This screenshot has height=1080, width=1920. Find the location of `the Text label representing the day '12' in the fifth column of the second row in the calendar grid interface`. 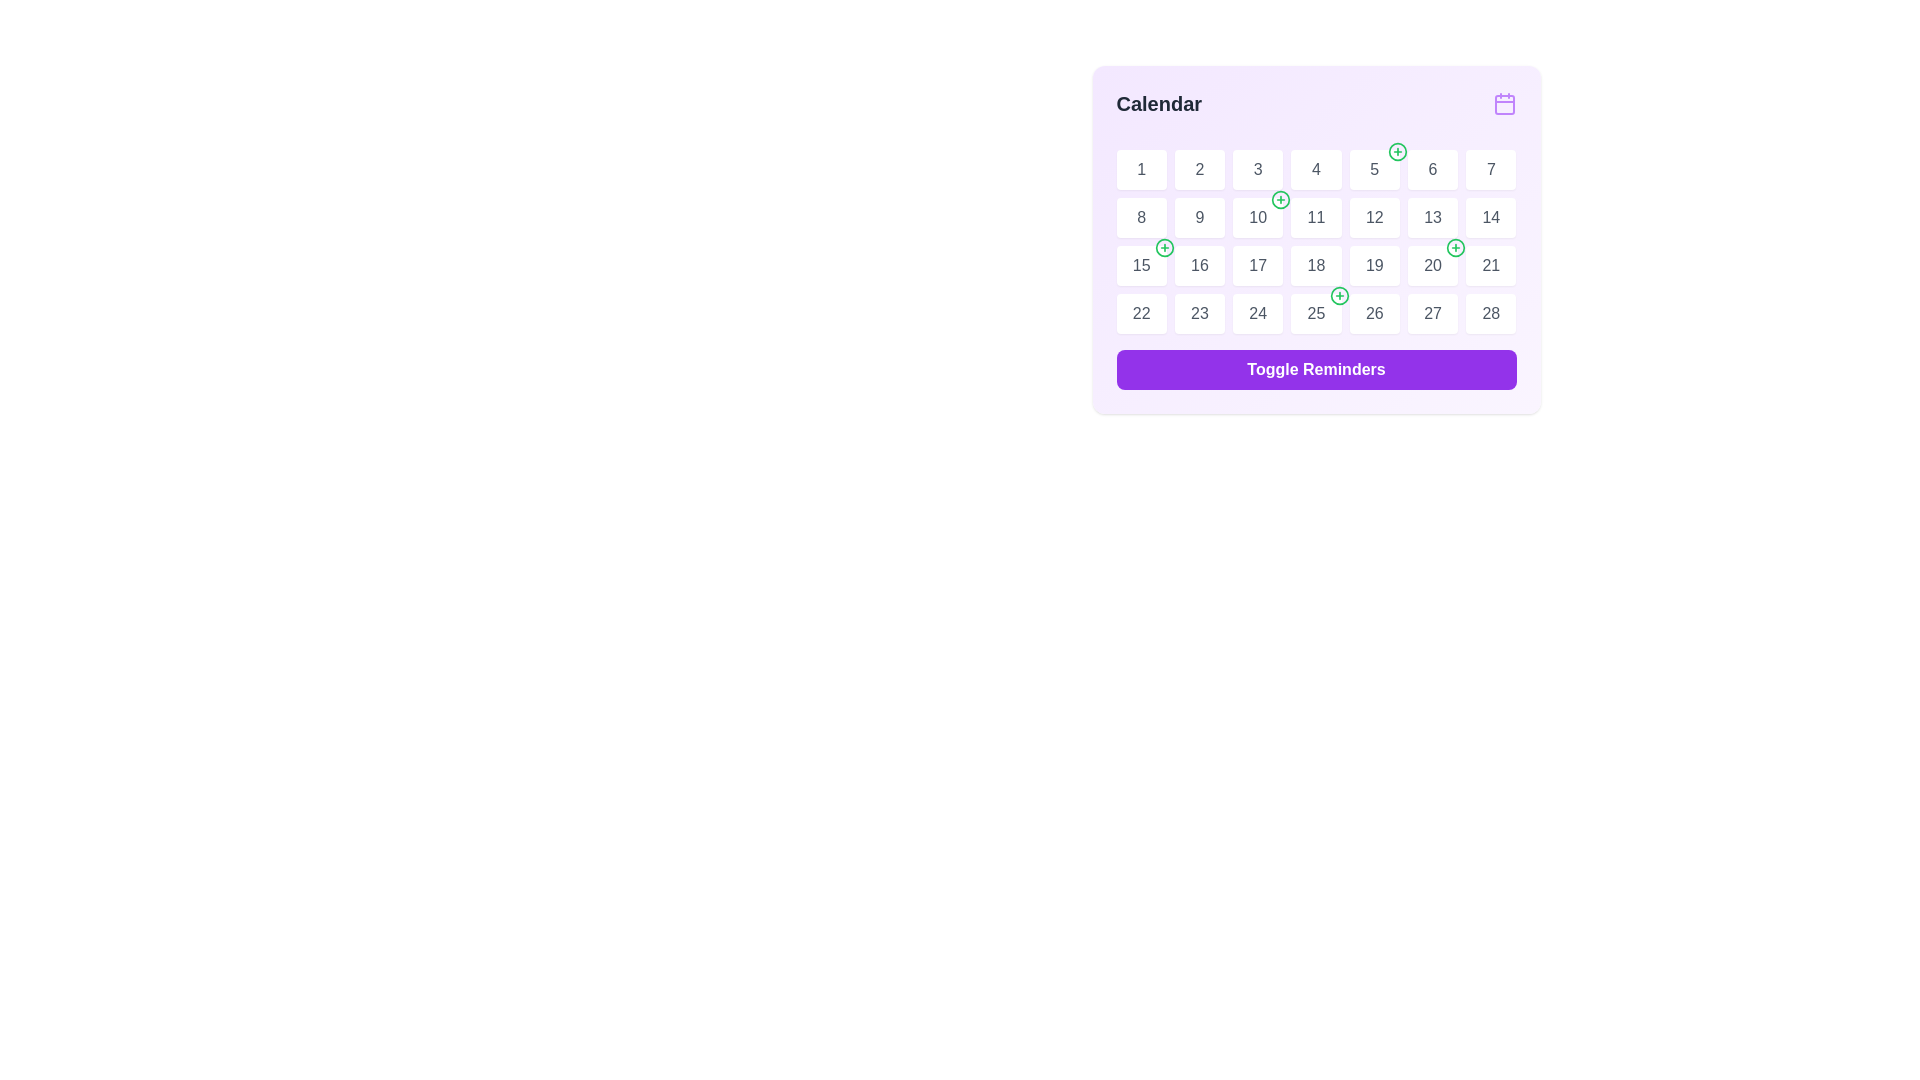

the Text label representing the day '12' in the fifth column of the second row in the calendar grid interface is located at coordinates (1373, 217).